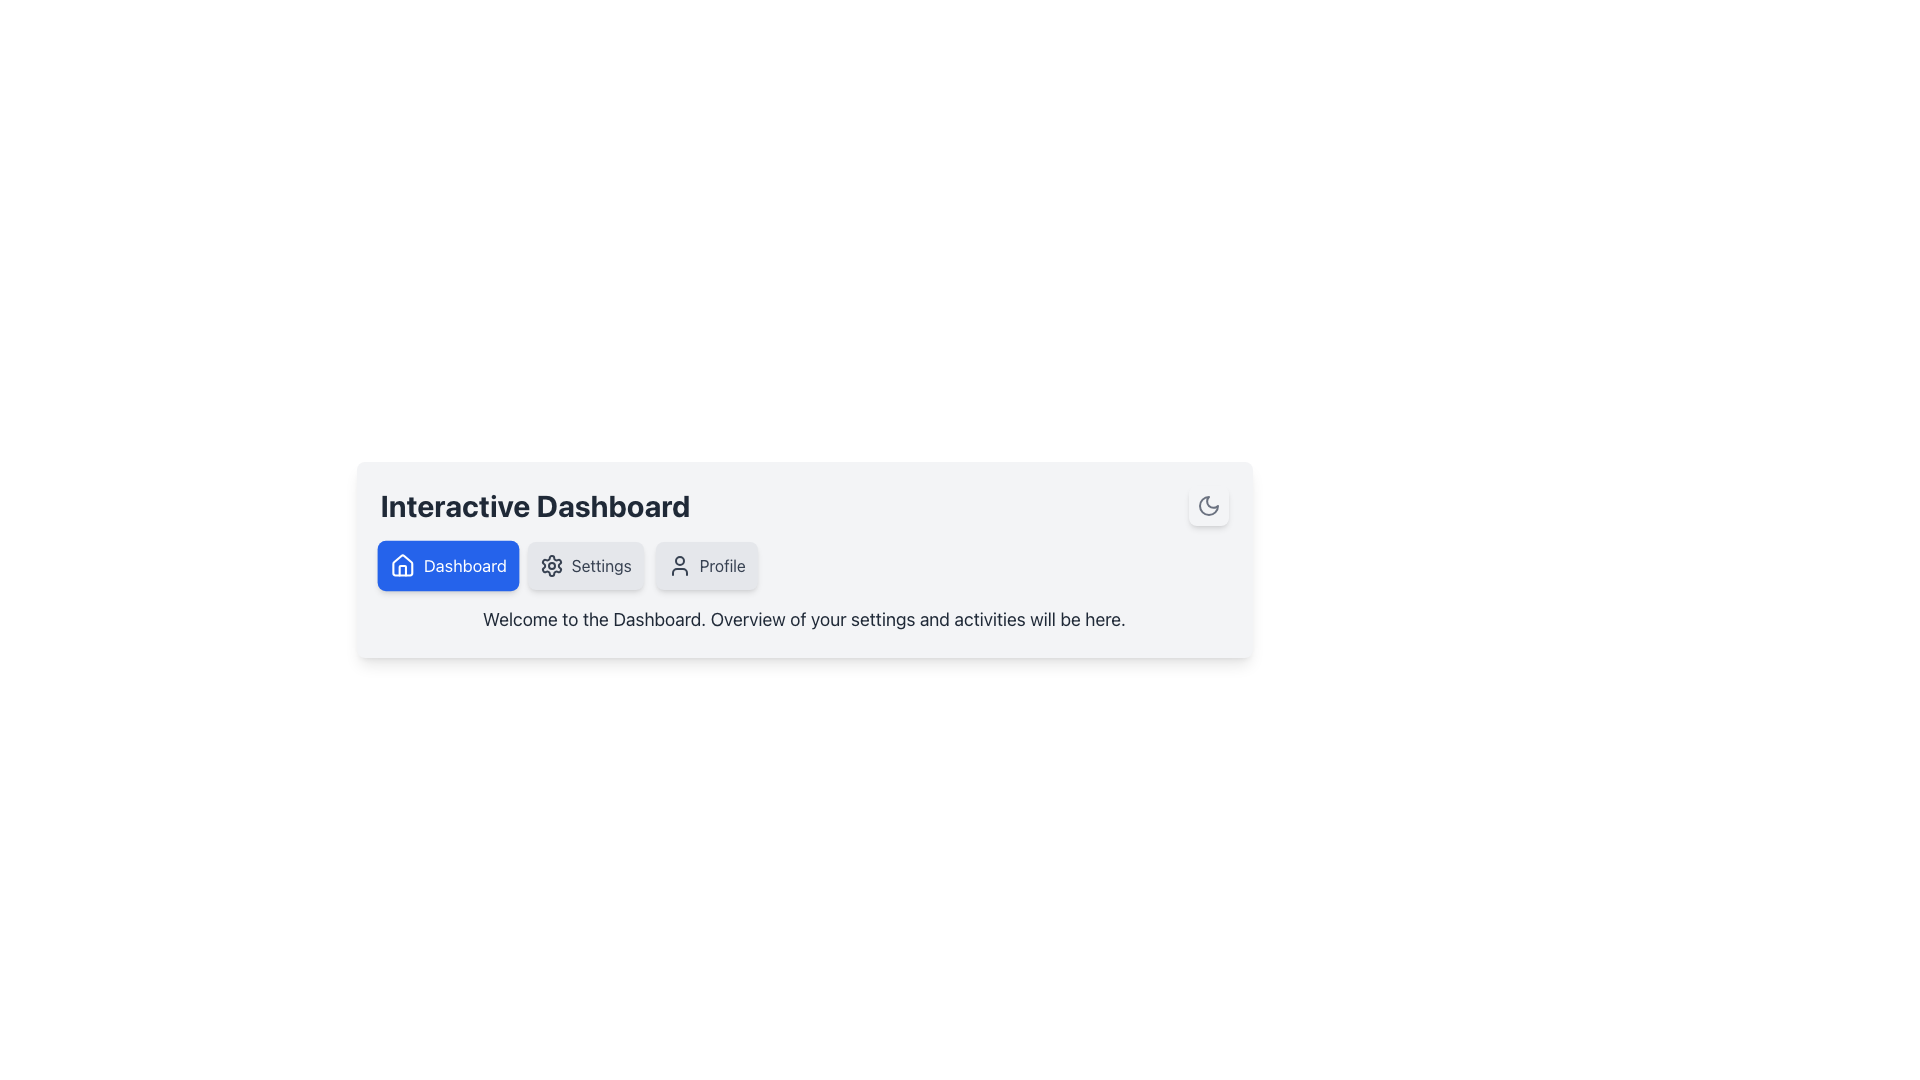 Image resolution: width=1920 pixels, height=1080 pixels. Describe the element at coordinates (401, 565) in the screenshot. I see `the SVG icon representing a house within the 'Dashboard' button, which is located at the leftmost side of the row containing three buttons: Dashboard, Settings, and Profile` at that location.